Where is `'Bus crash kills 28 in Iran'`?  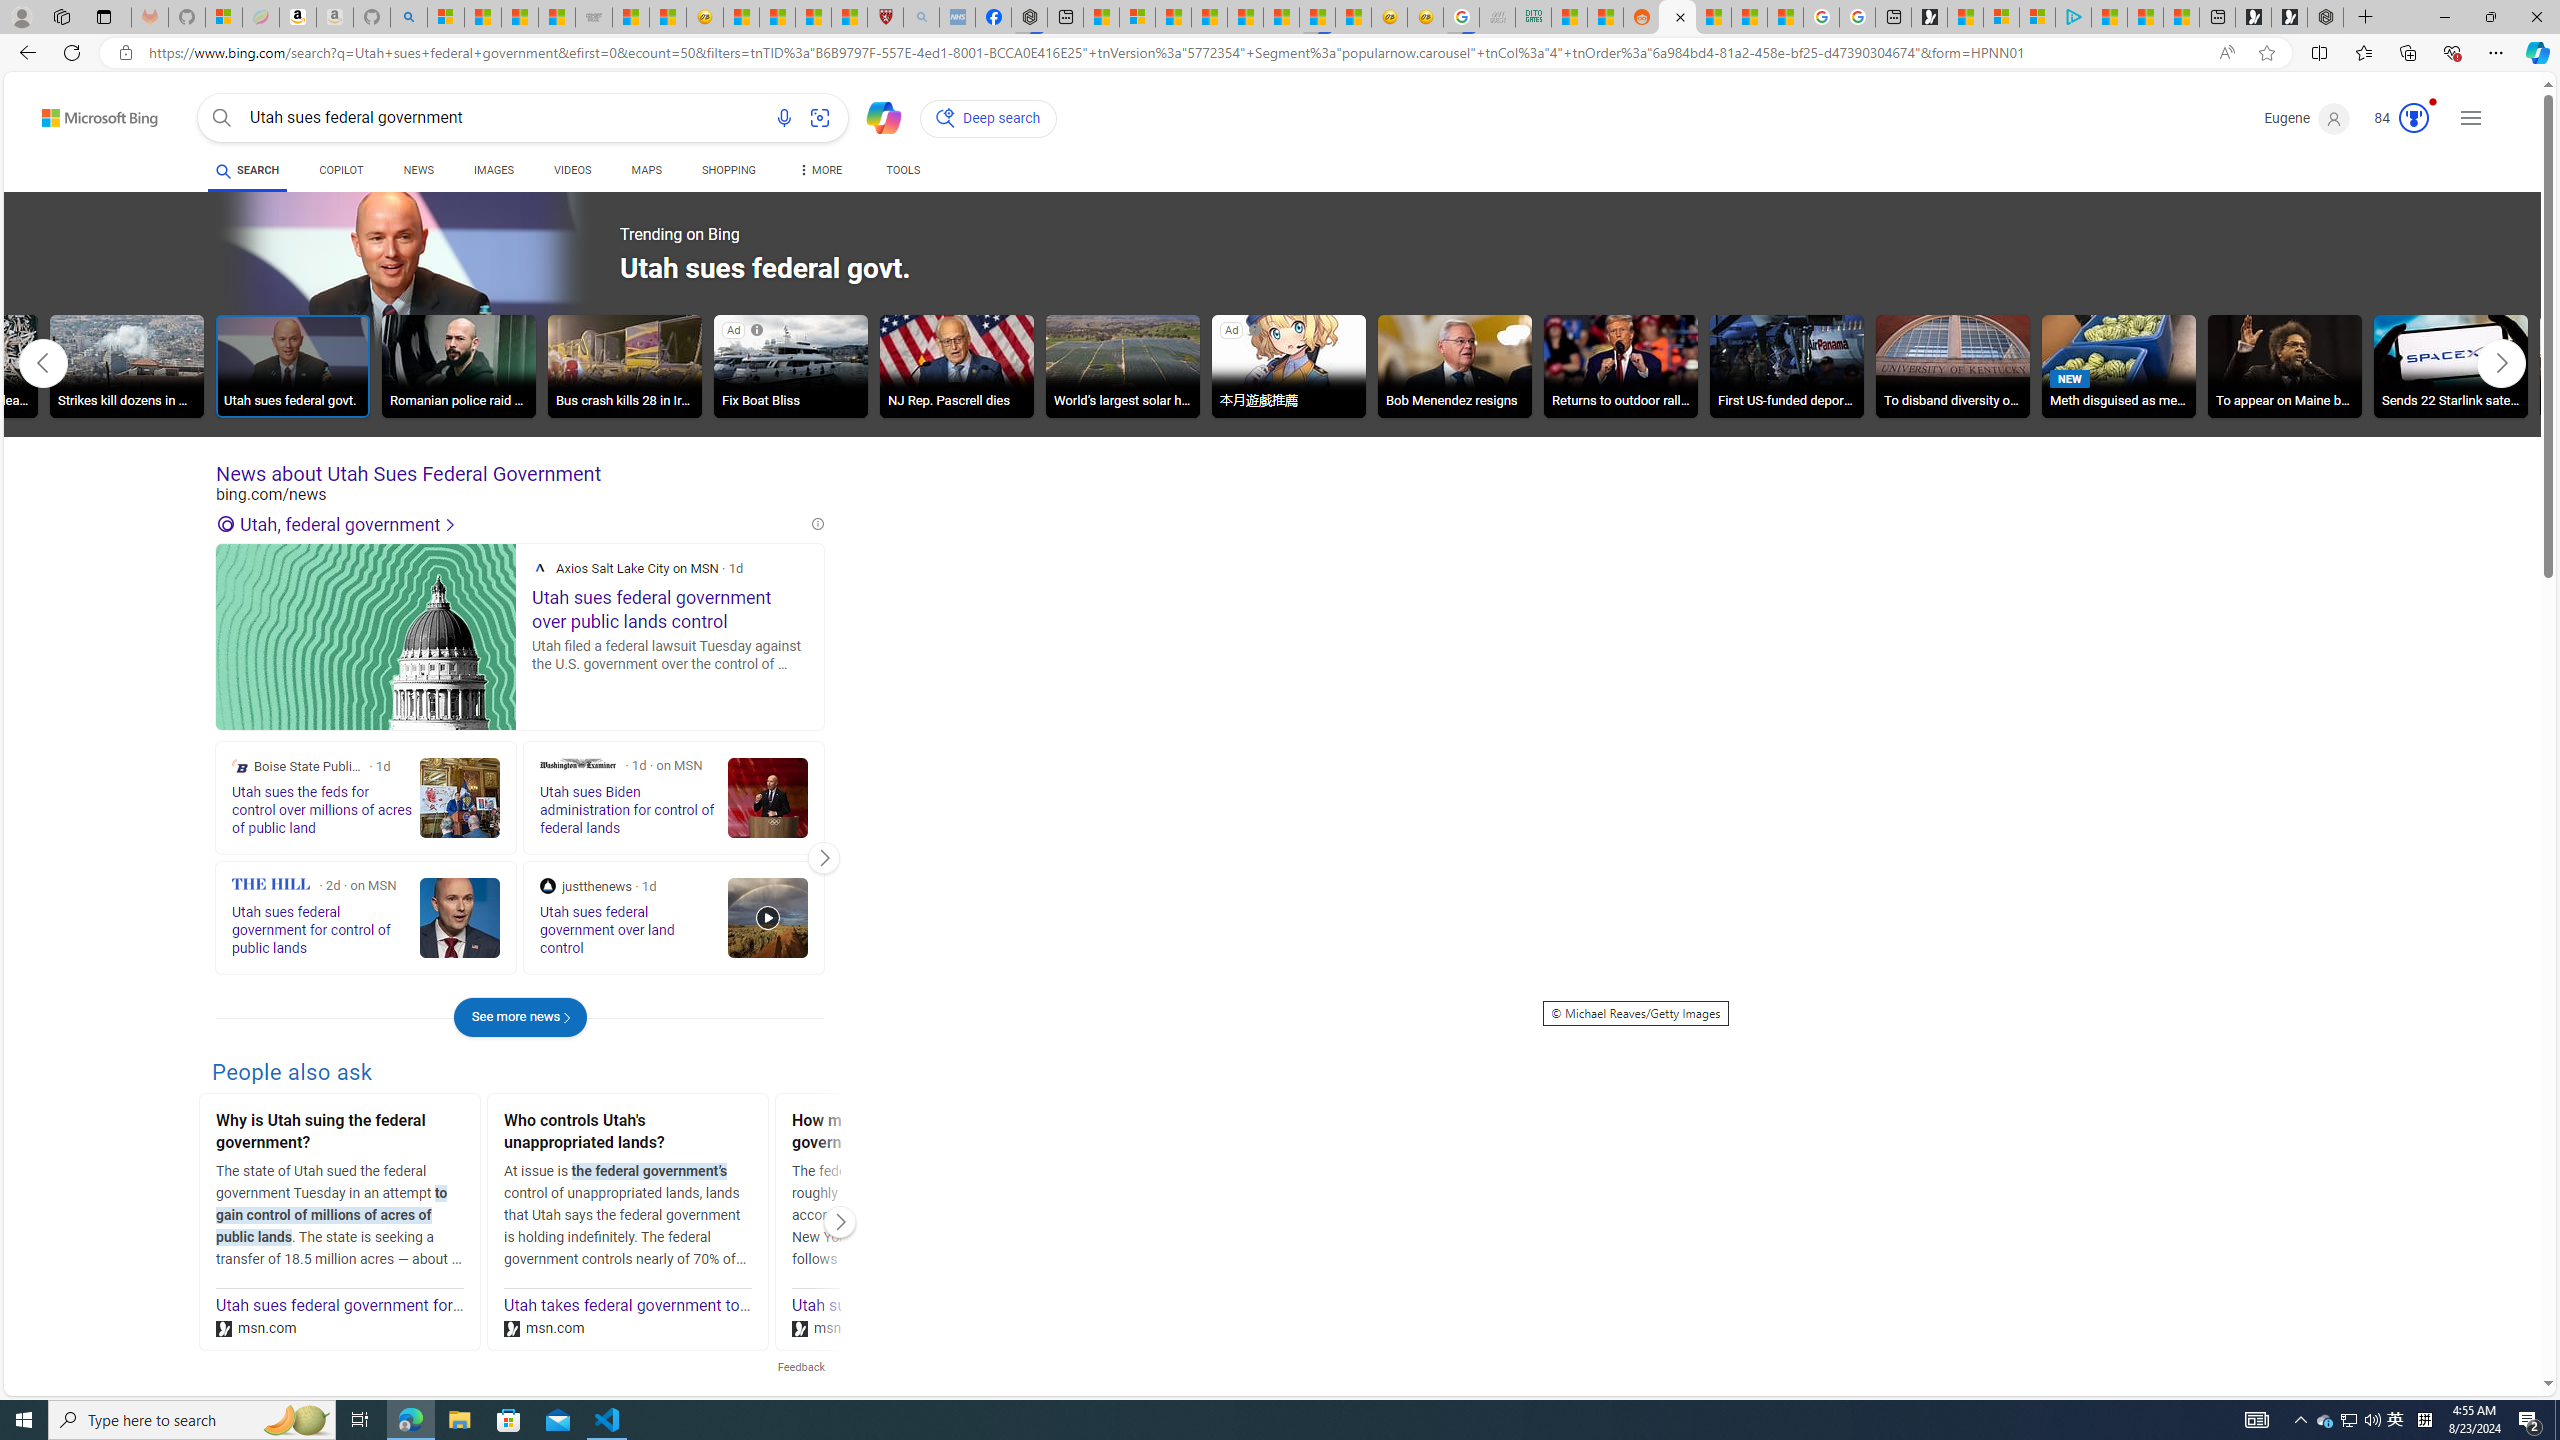 'Bus crash kills 28 in Iran' is located at coordinates (623, 364).